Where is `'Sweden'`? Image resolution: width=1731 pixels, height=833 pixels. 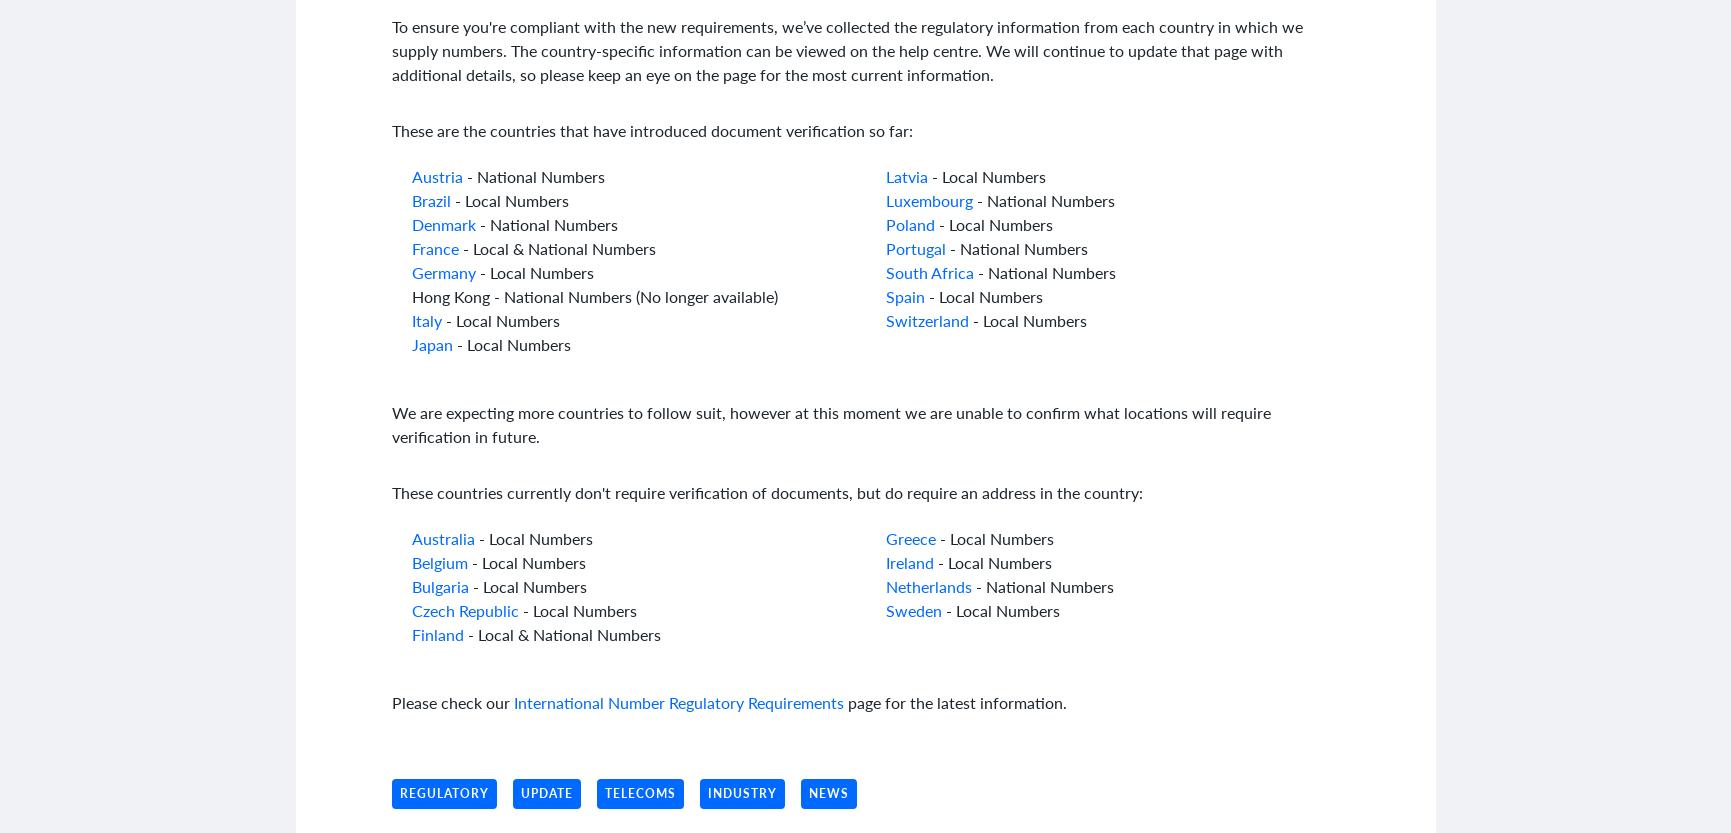
'Sweden' is located at coordinates (911, 610).